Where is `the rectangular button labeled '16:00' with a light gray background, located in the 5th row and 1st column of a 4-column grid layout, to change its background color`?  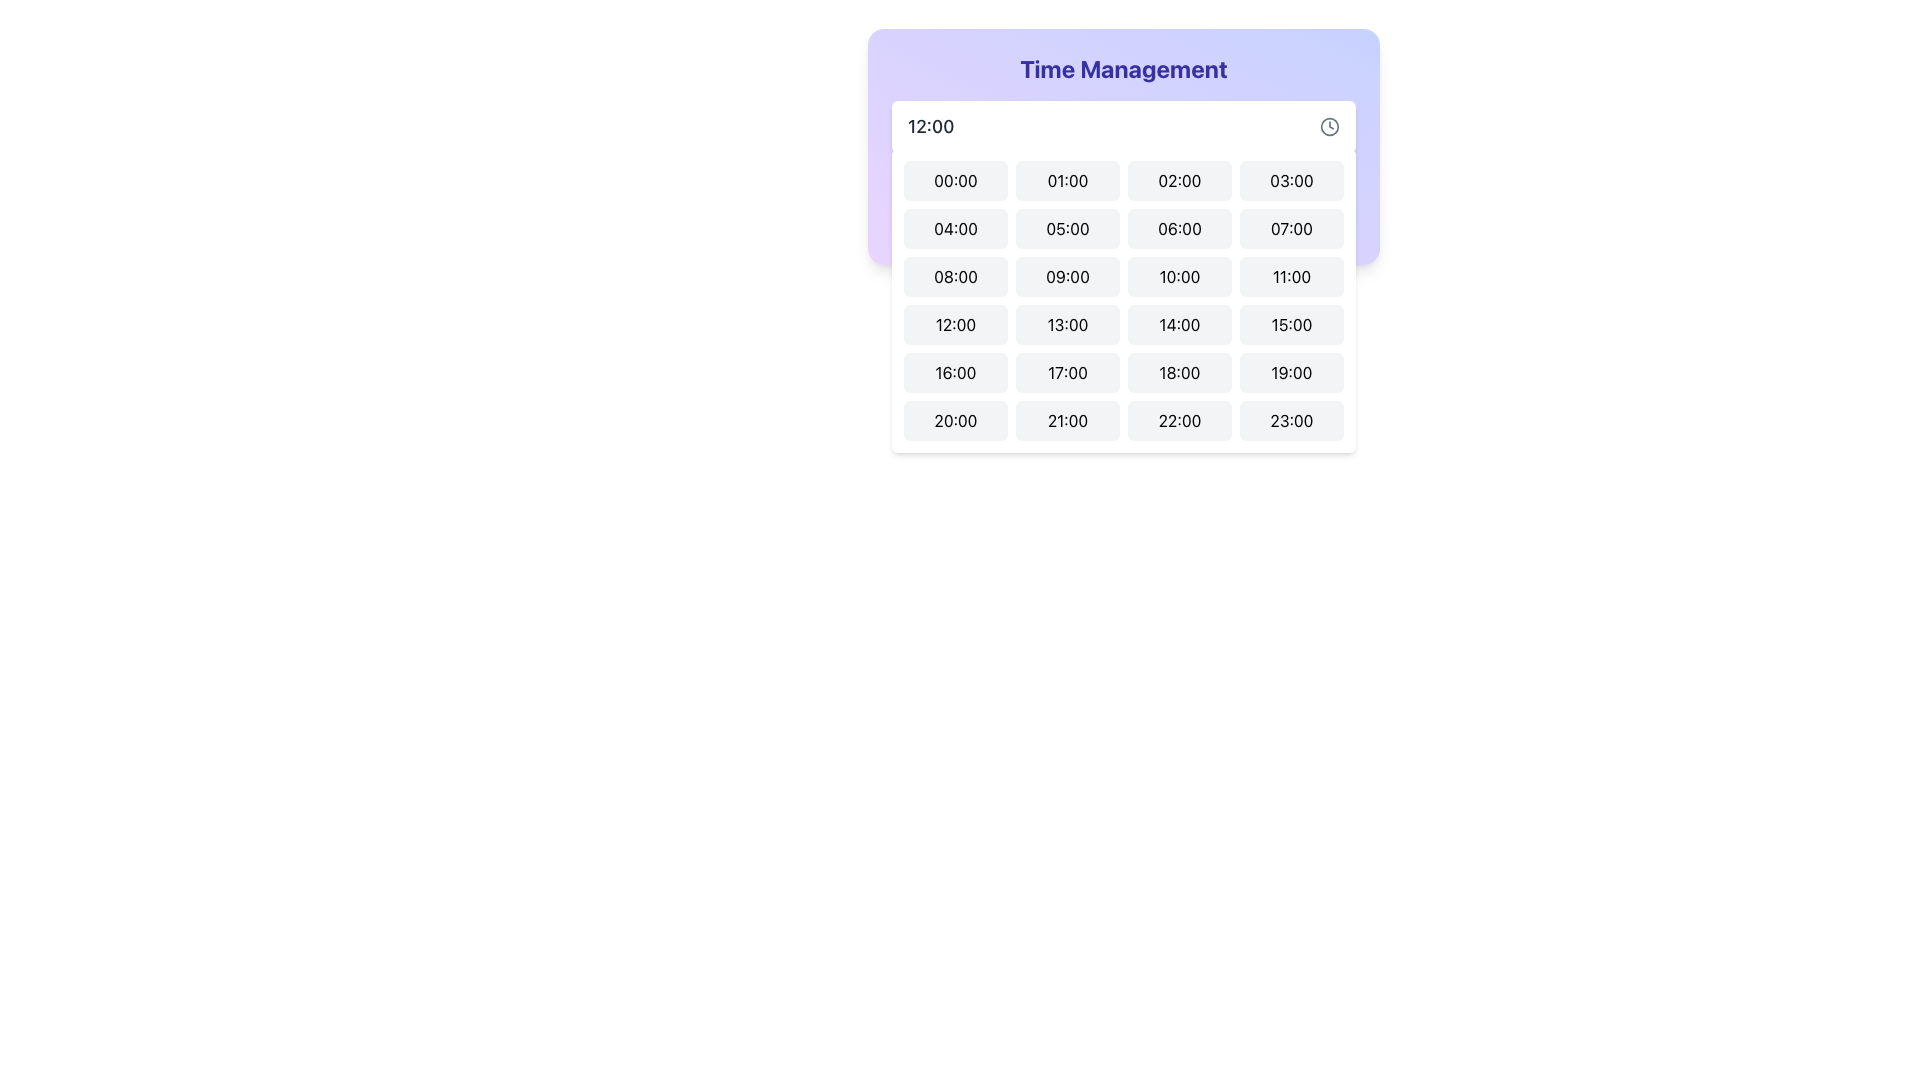 the rectangular button labeled '16:00' with a light gray background, located in the 5th row and 1st column of a 4-column grid layout, to change its background color is located at coordinates (954, 373).